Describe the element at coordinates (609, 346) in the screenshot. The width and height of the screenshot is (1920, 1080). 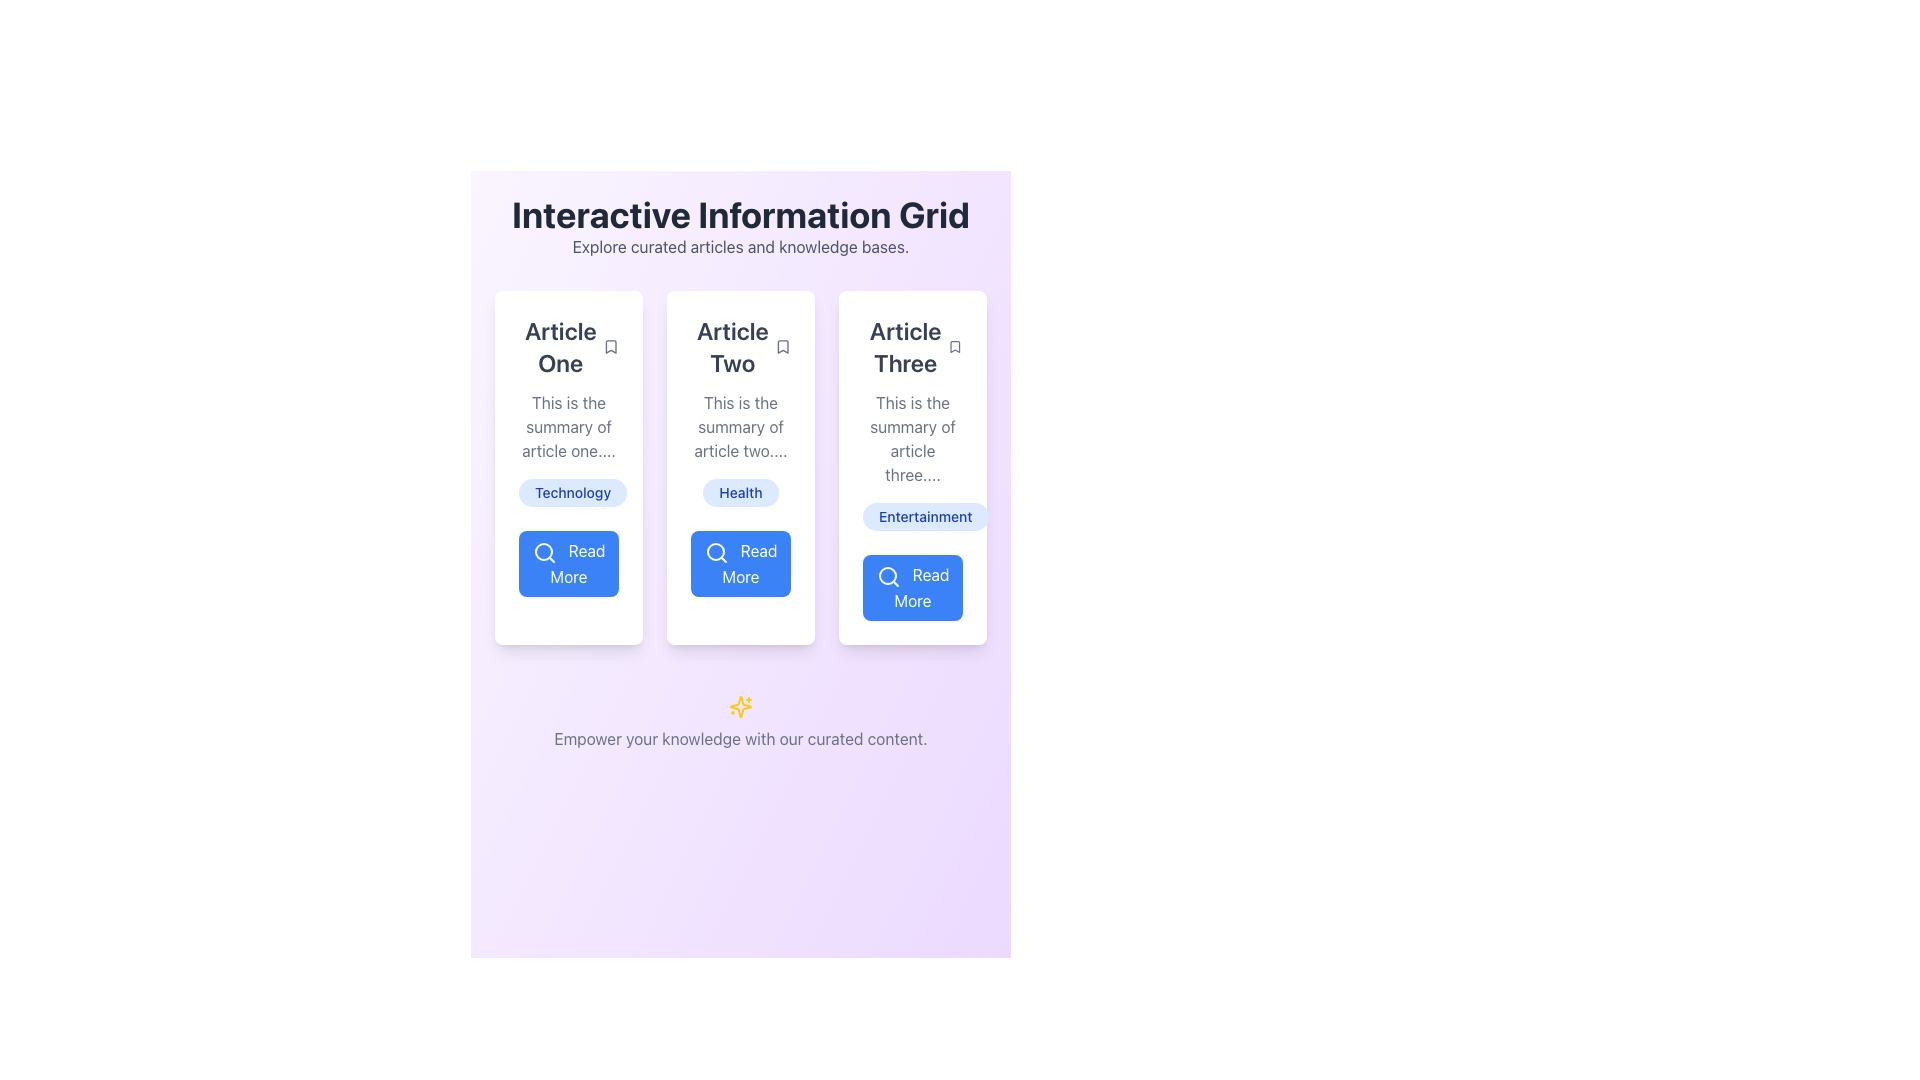
I see `the bookmark icon located within the 'Article One' card, to the right of the main text header at the top of the card to bookmark the article` at that location.